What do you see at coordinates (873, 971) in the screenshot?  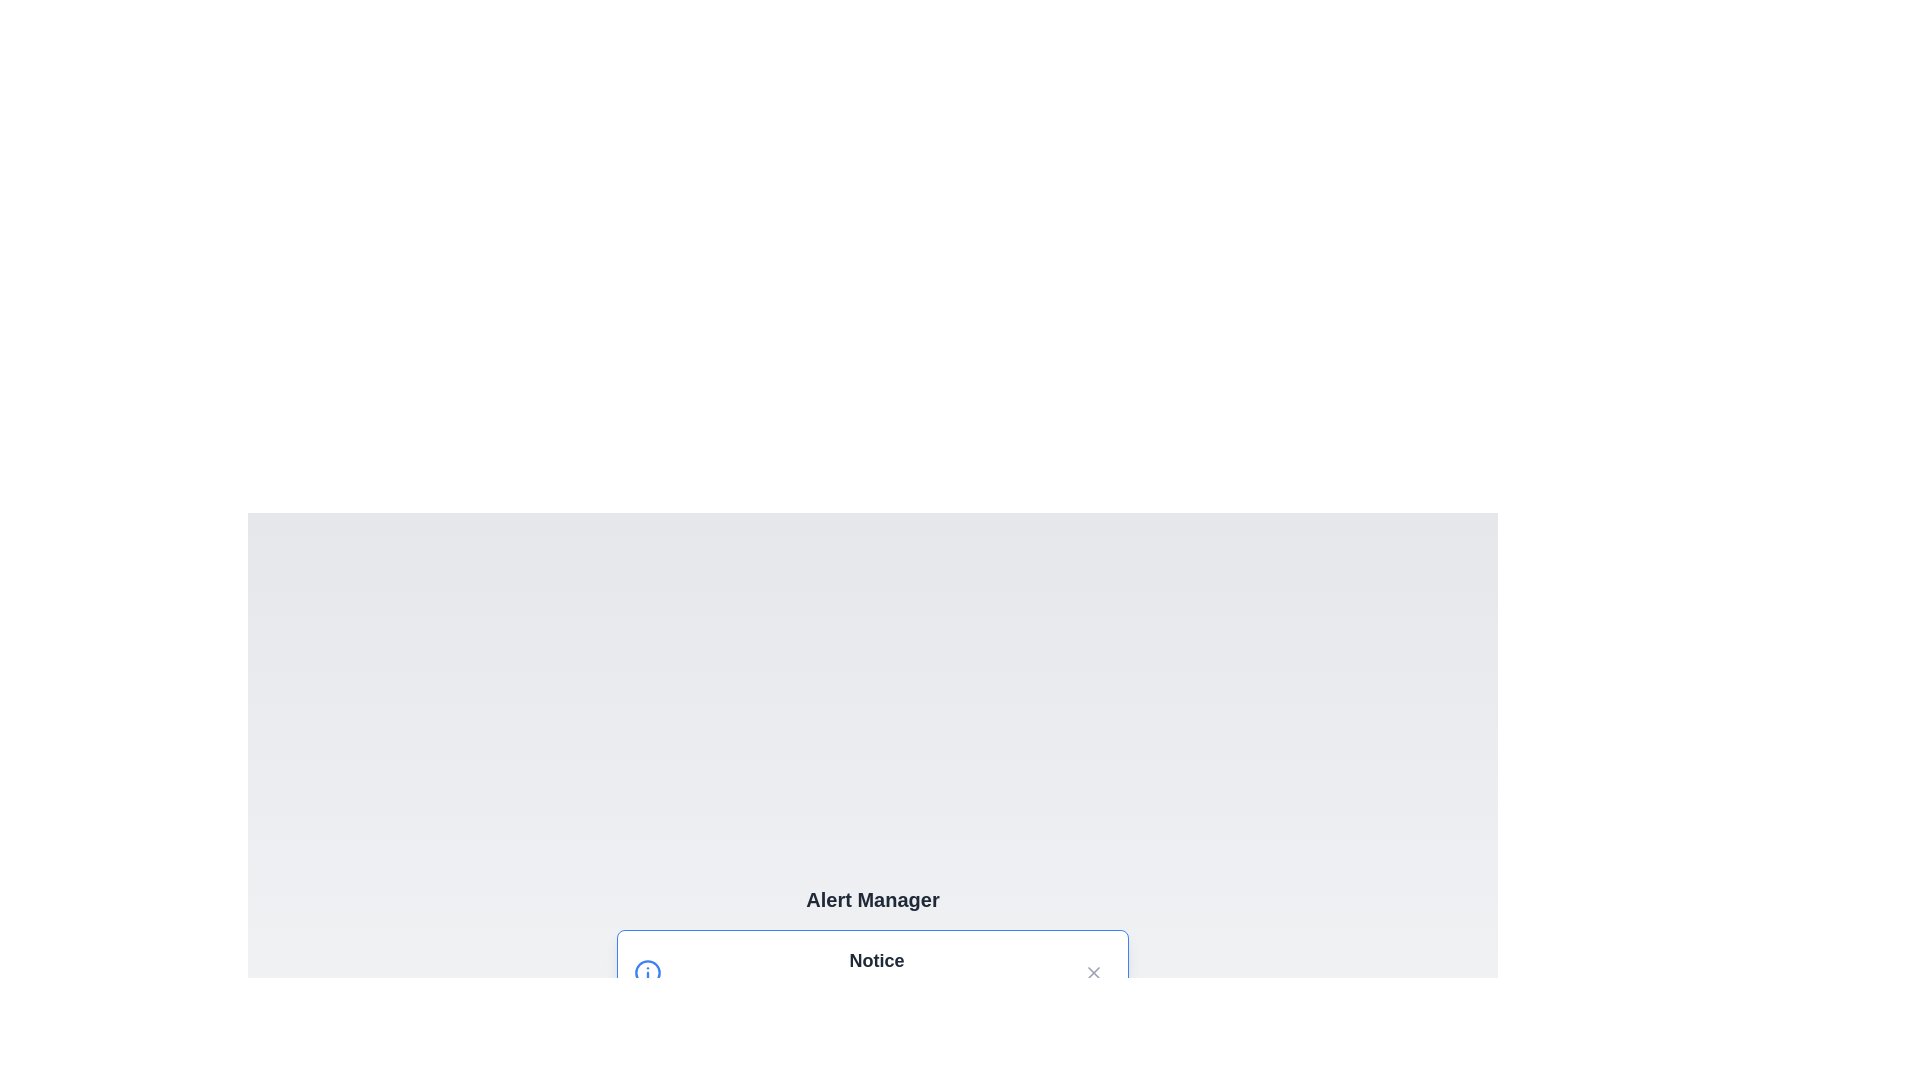 I see `the alert to expand and view its title and details` at bounding box center [873, 971].